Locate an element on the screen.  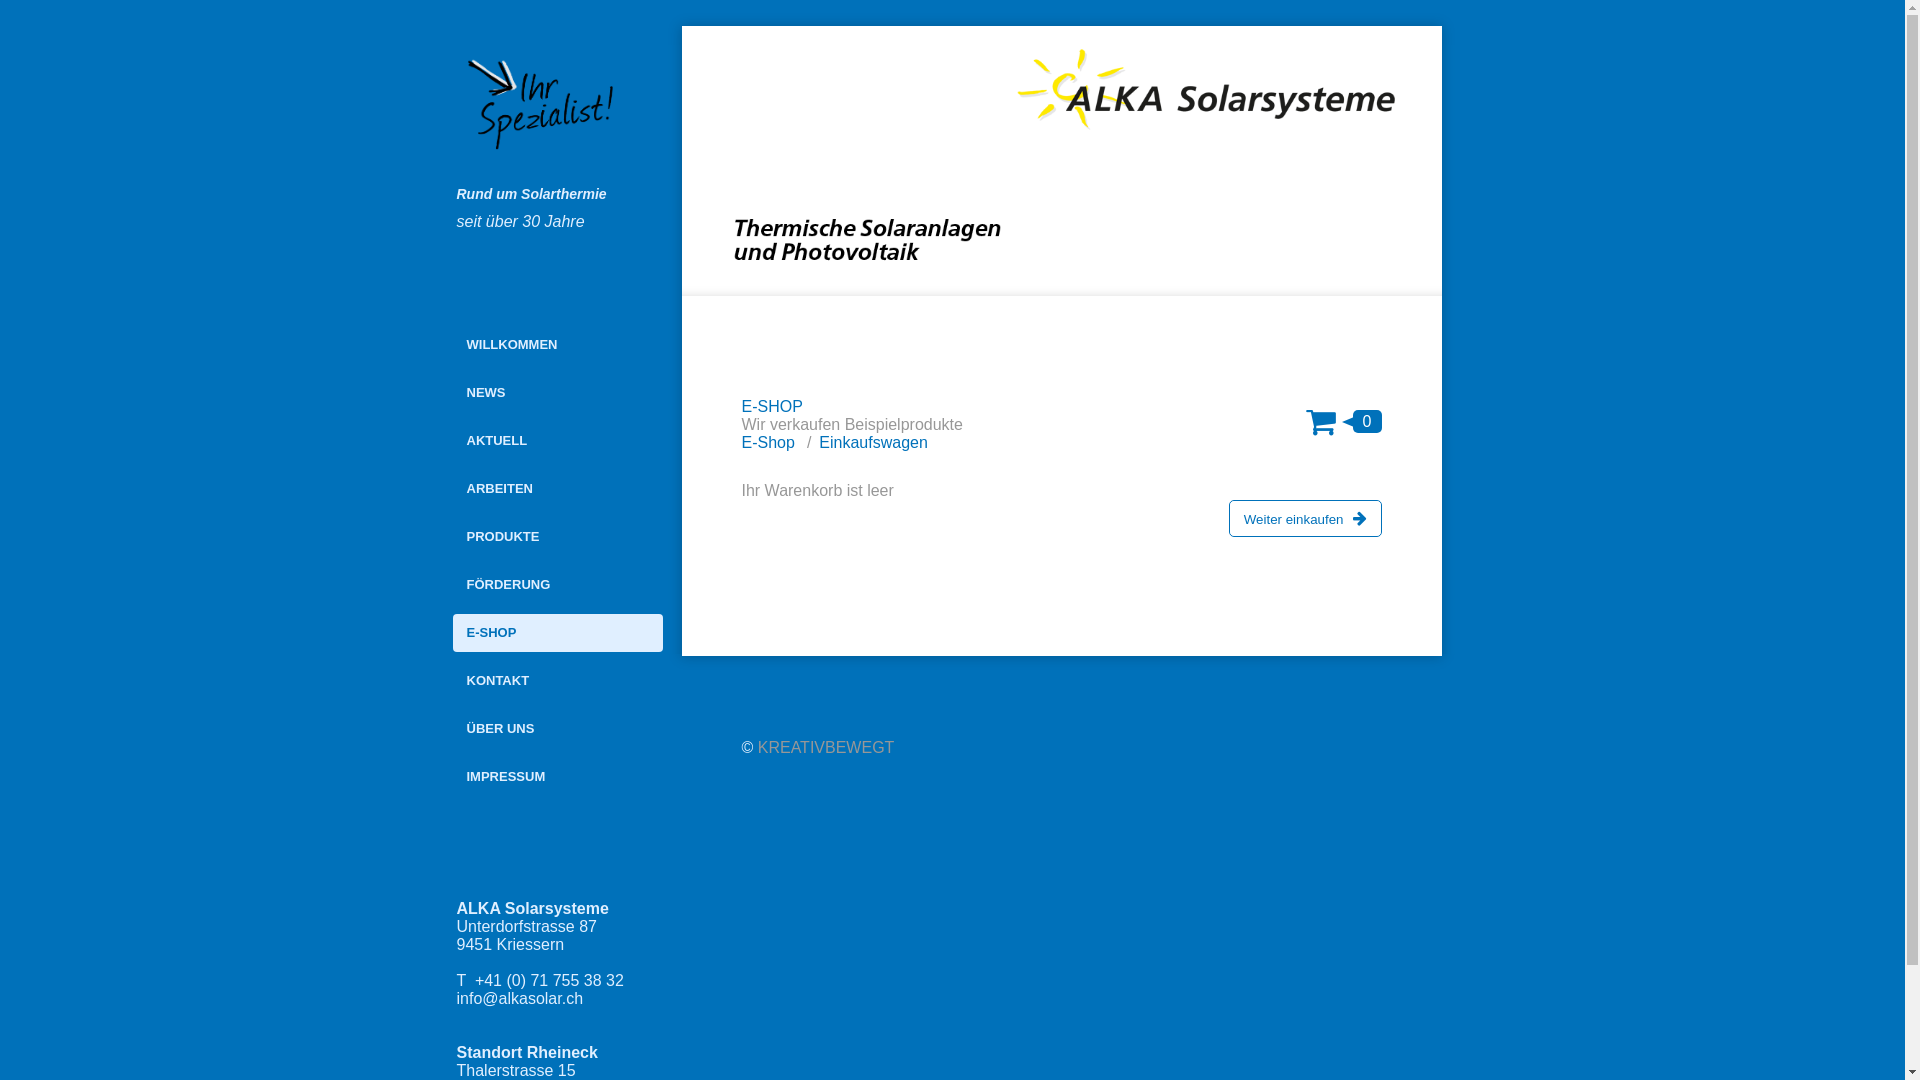
'IMPRESSUM' is located at coordinates (450, 775).